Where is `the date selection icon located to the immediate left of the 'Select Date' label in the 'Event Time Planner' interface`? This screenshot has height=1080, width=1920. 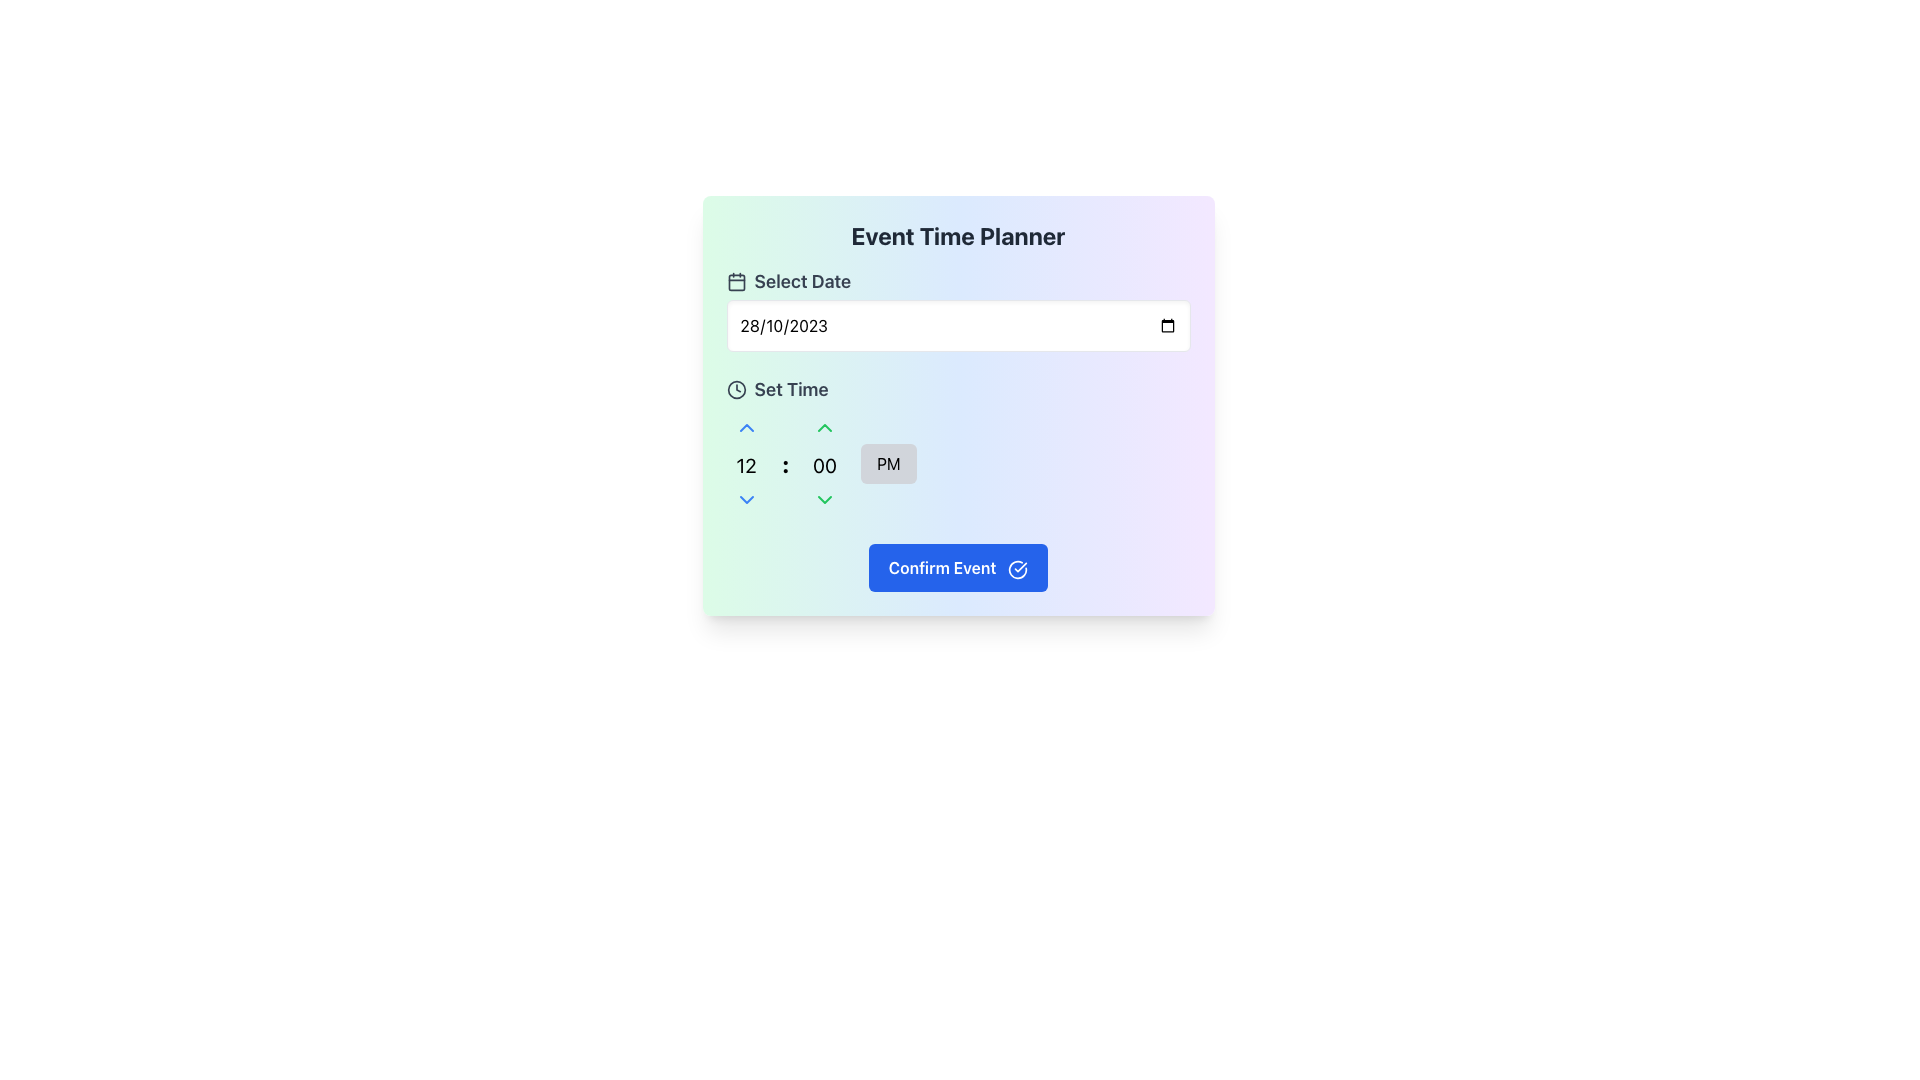
the date selection icon located to the immediate left of the 'Select Date' label in the 'Event Time Planner' interface is located at coordinates (735, 281).